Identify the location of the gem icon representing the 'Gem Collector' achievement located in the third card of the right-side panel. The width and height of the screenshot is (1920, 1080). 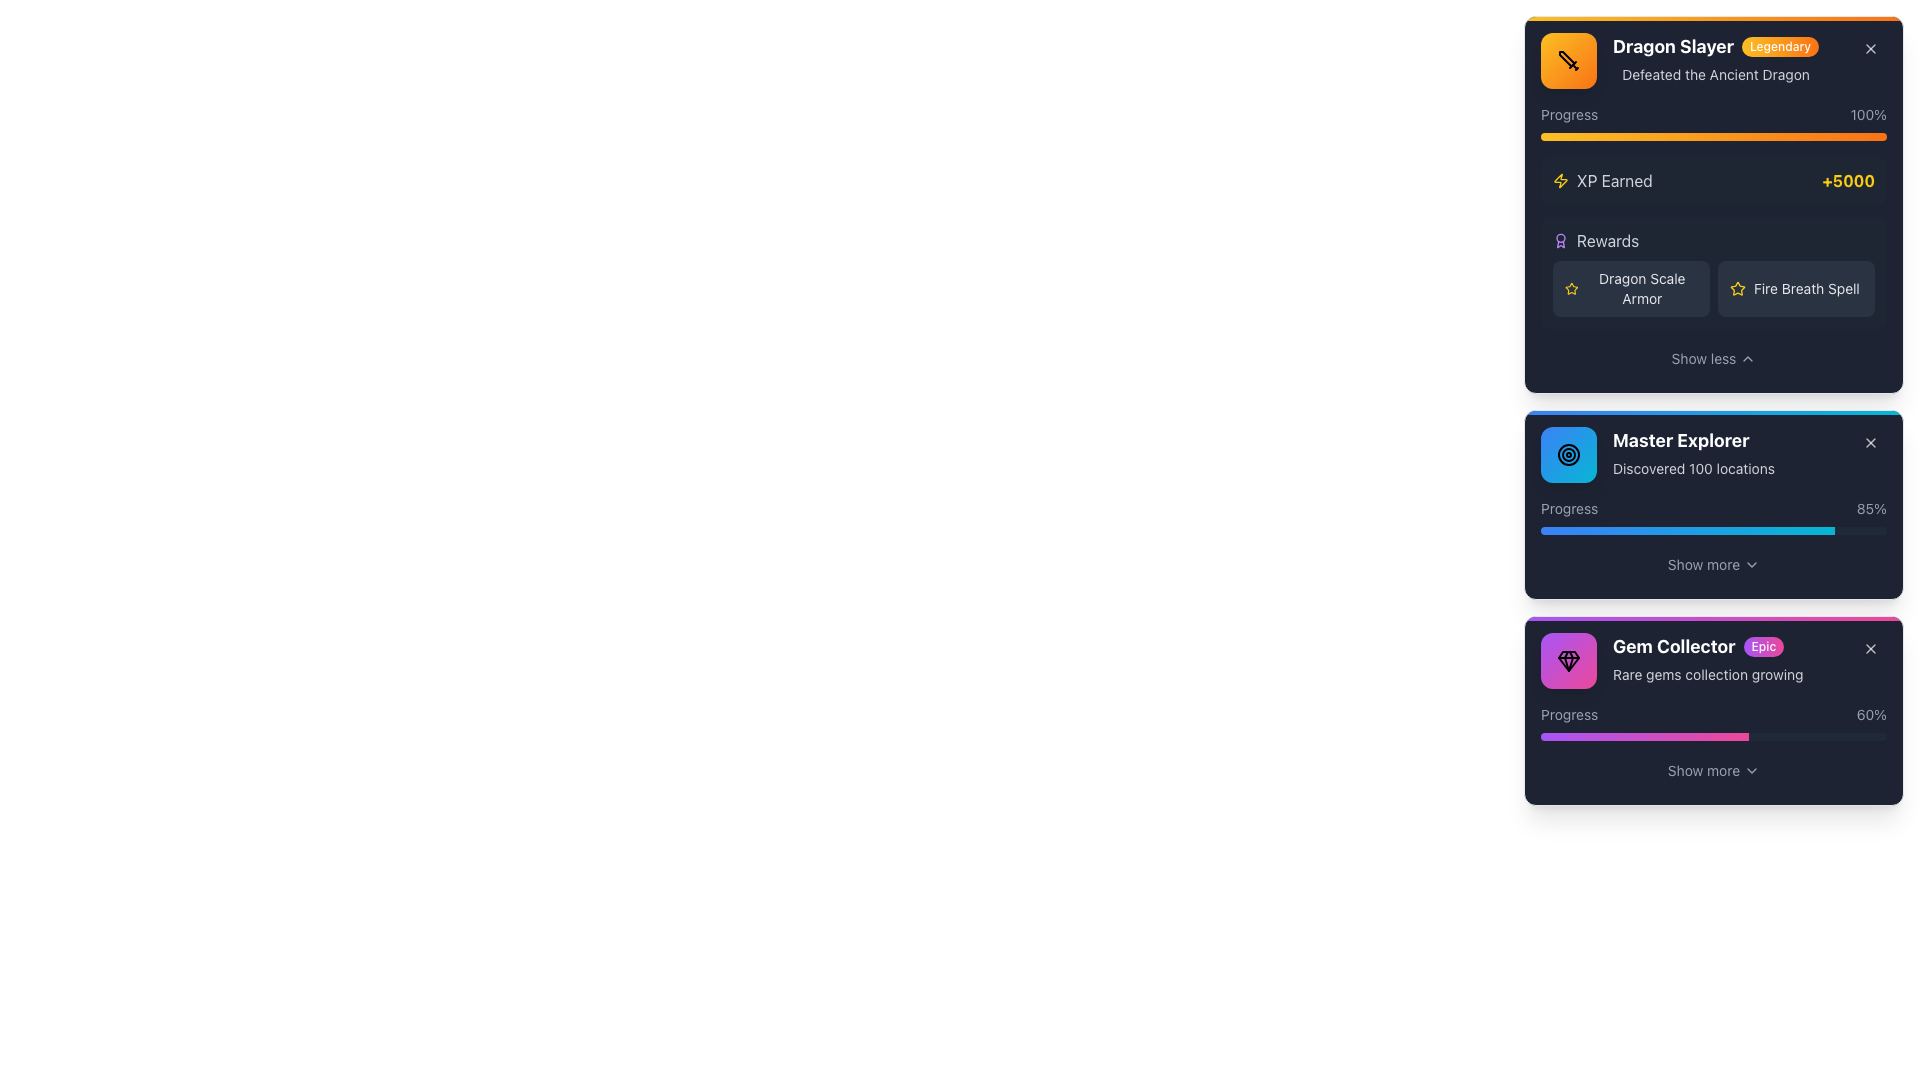
(1568, 661).